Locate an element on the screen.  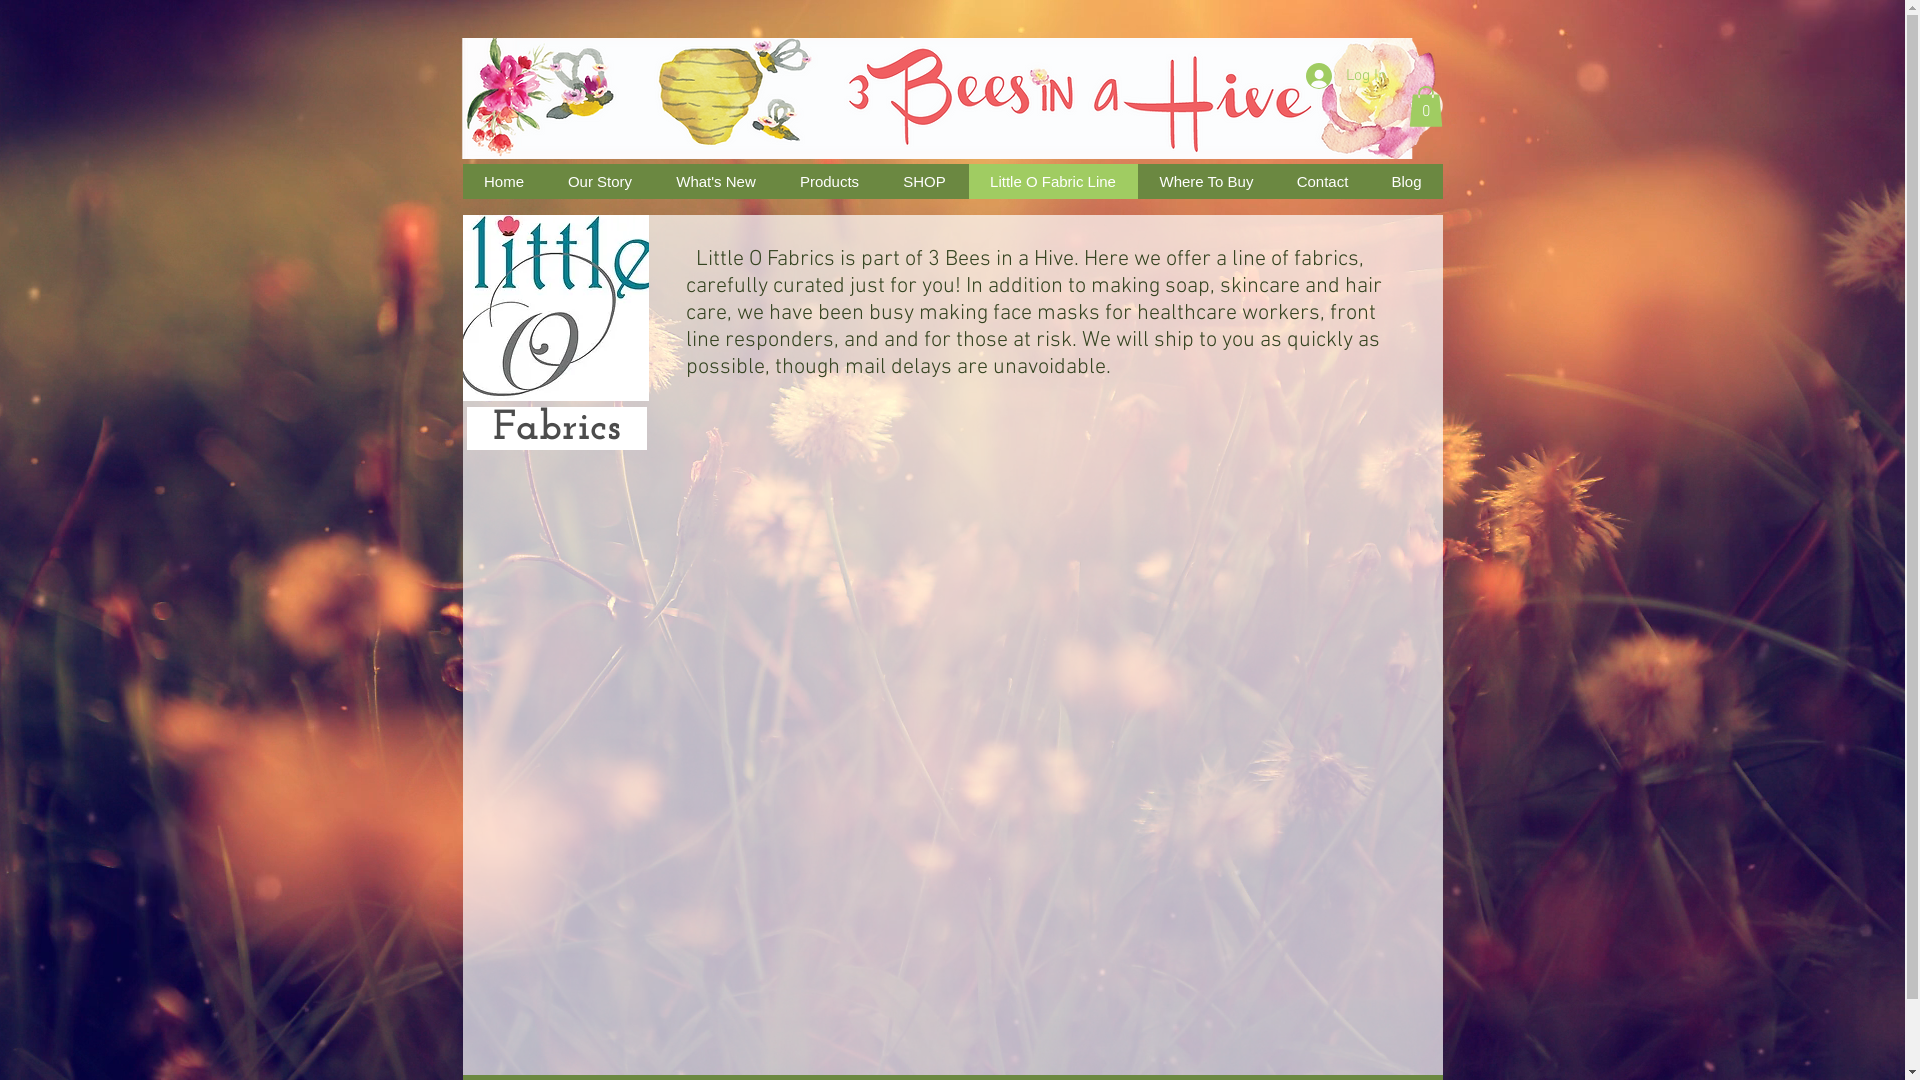
'0' is located at coordinates (1406, 106).